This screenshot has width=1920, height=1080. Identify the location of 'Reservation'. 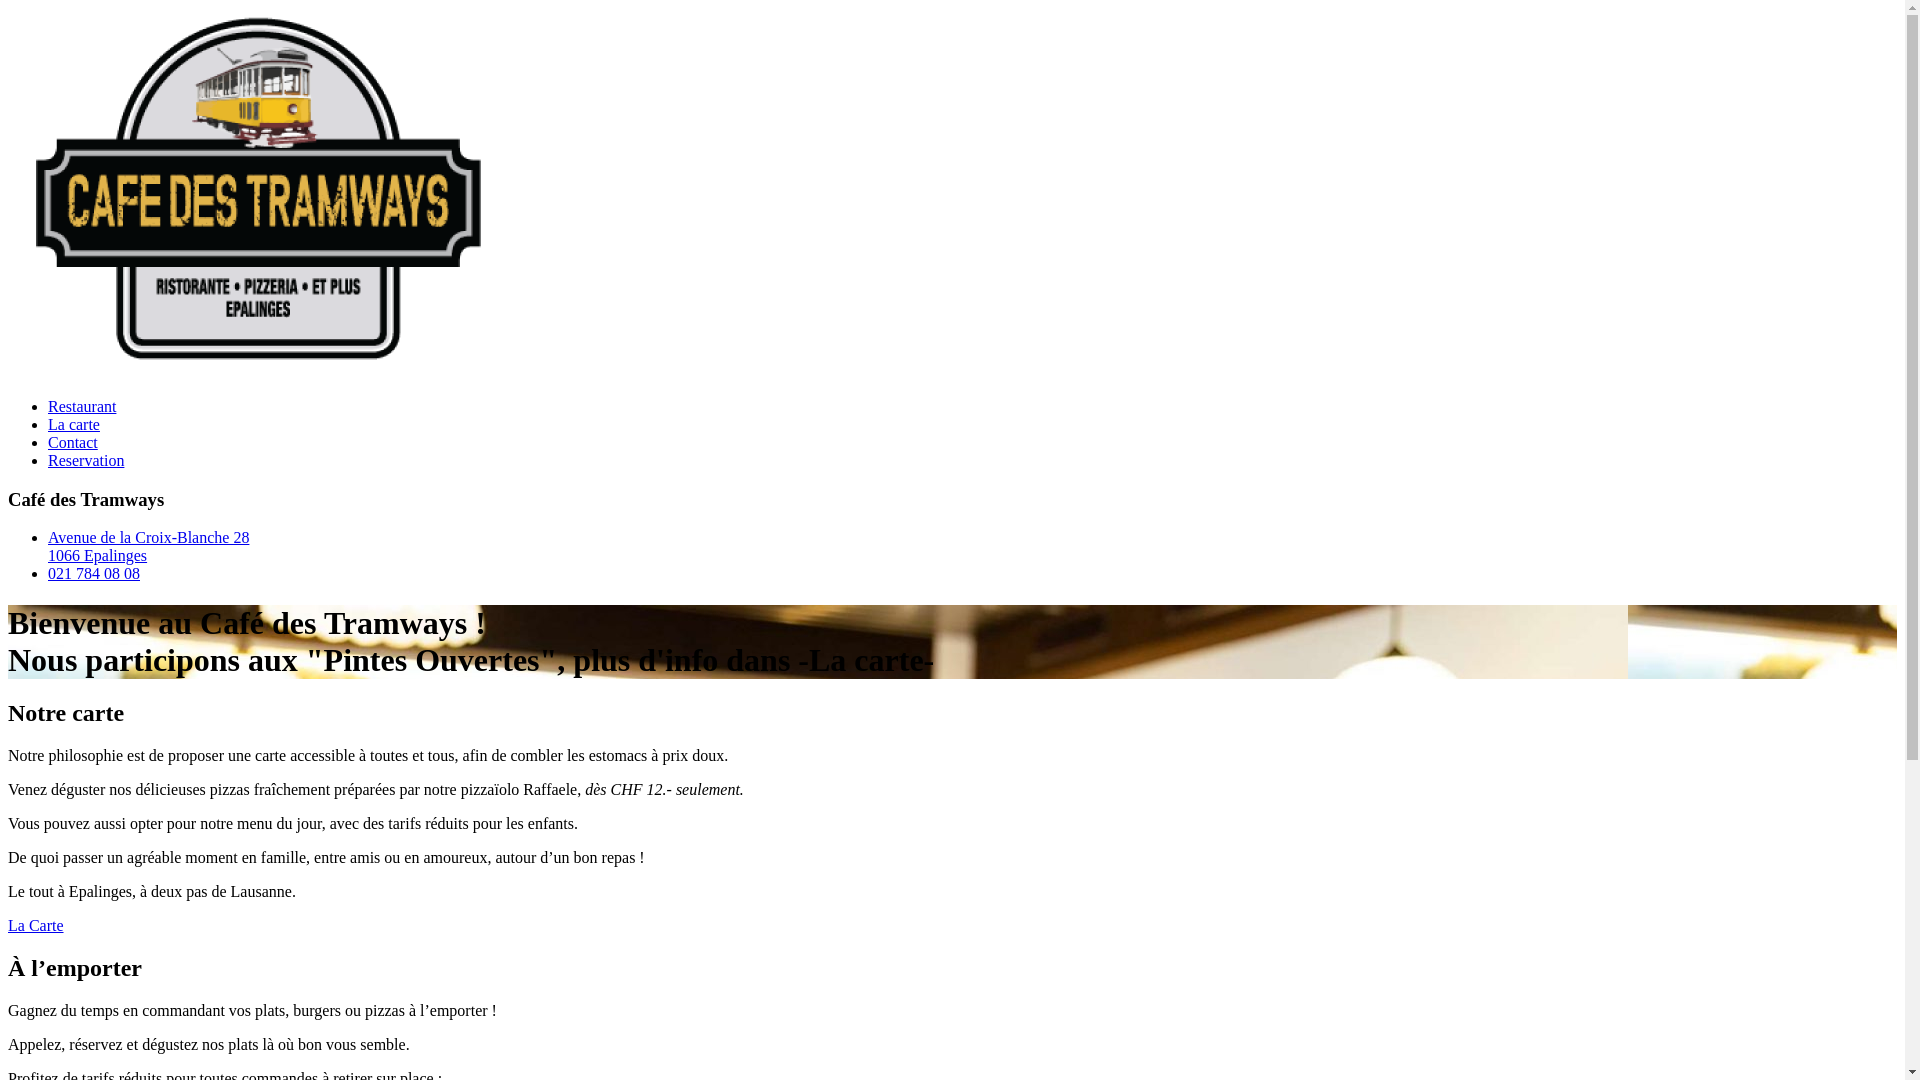
(85, 460).